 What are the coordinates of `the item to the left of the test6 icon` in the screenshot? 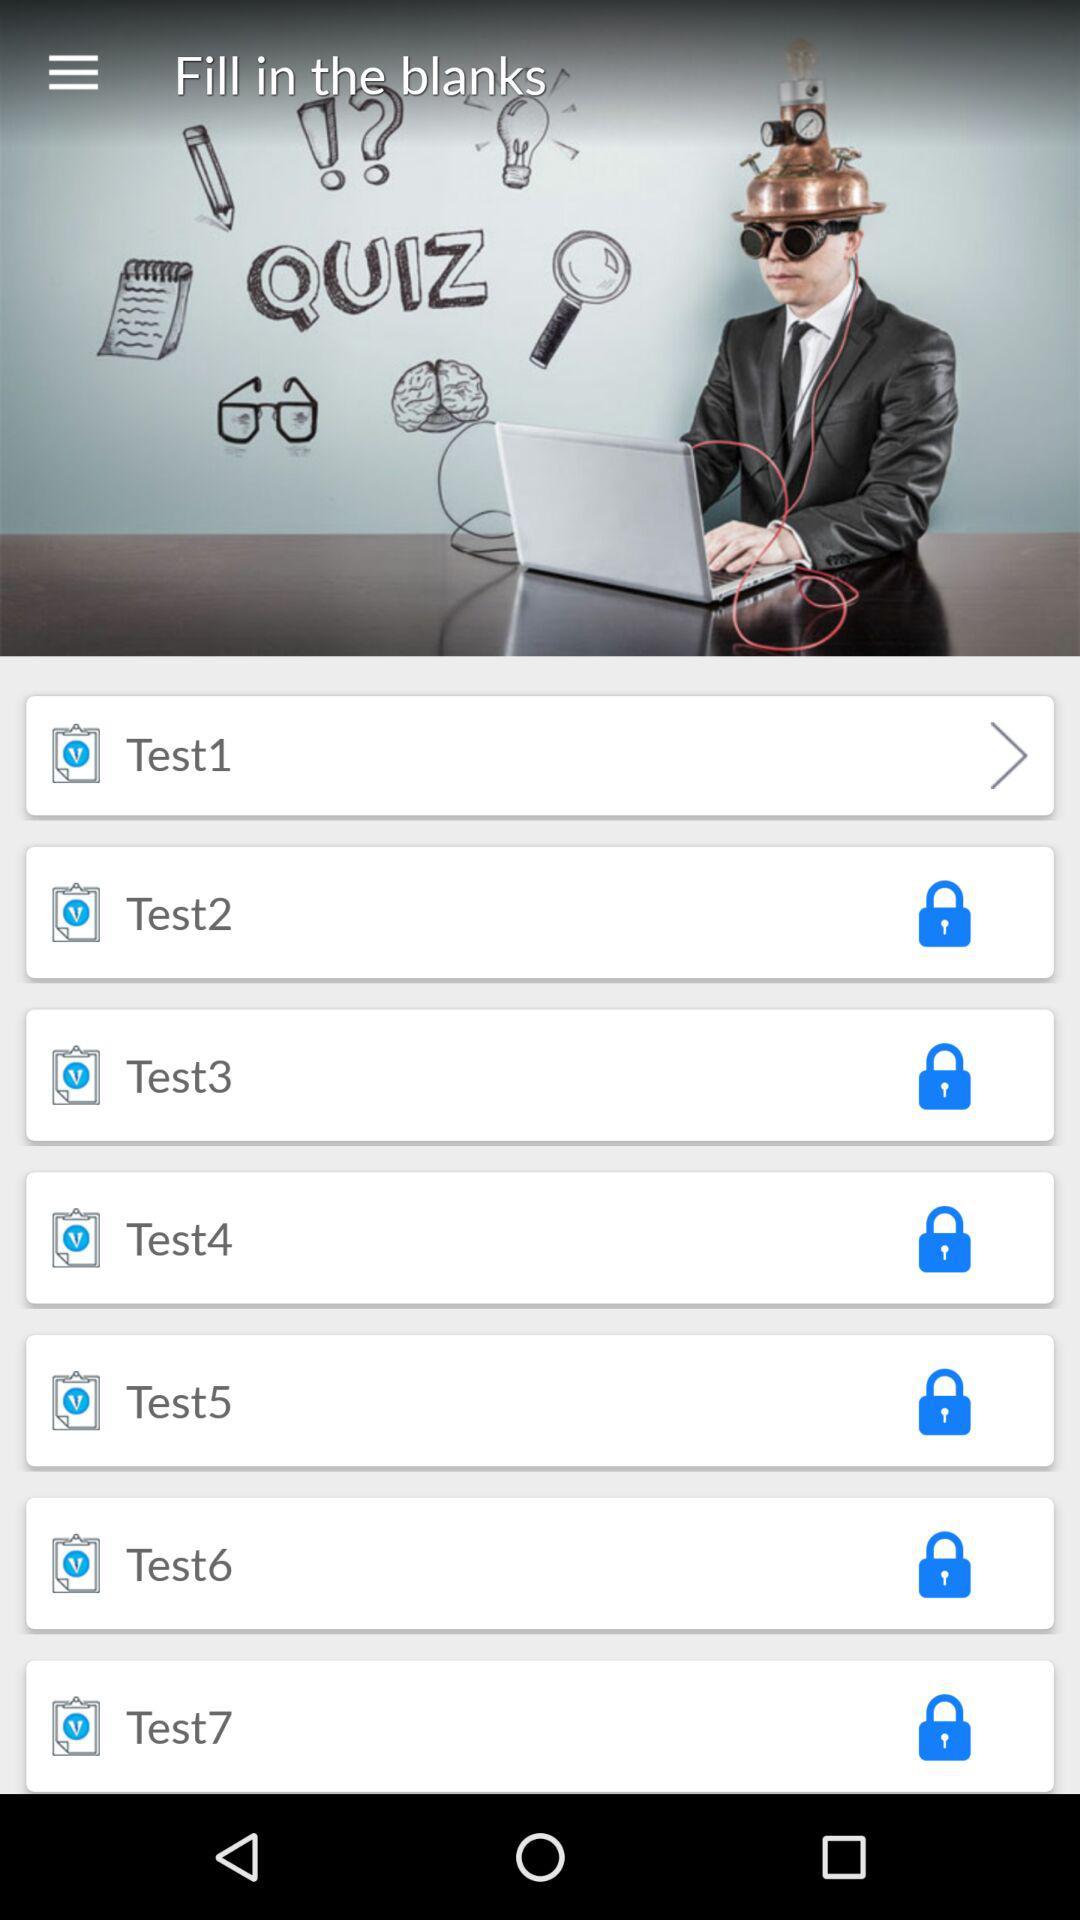 It's located at (75, 1562).